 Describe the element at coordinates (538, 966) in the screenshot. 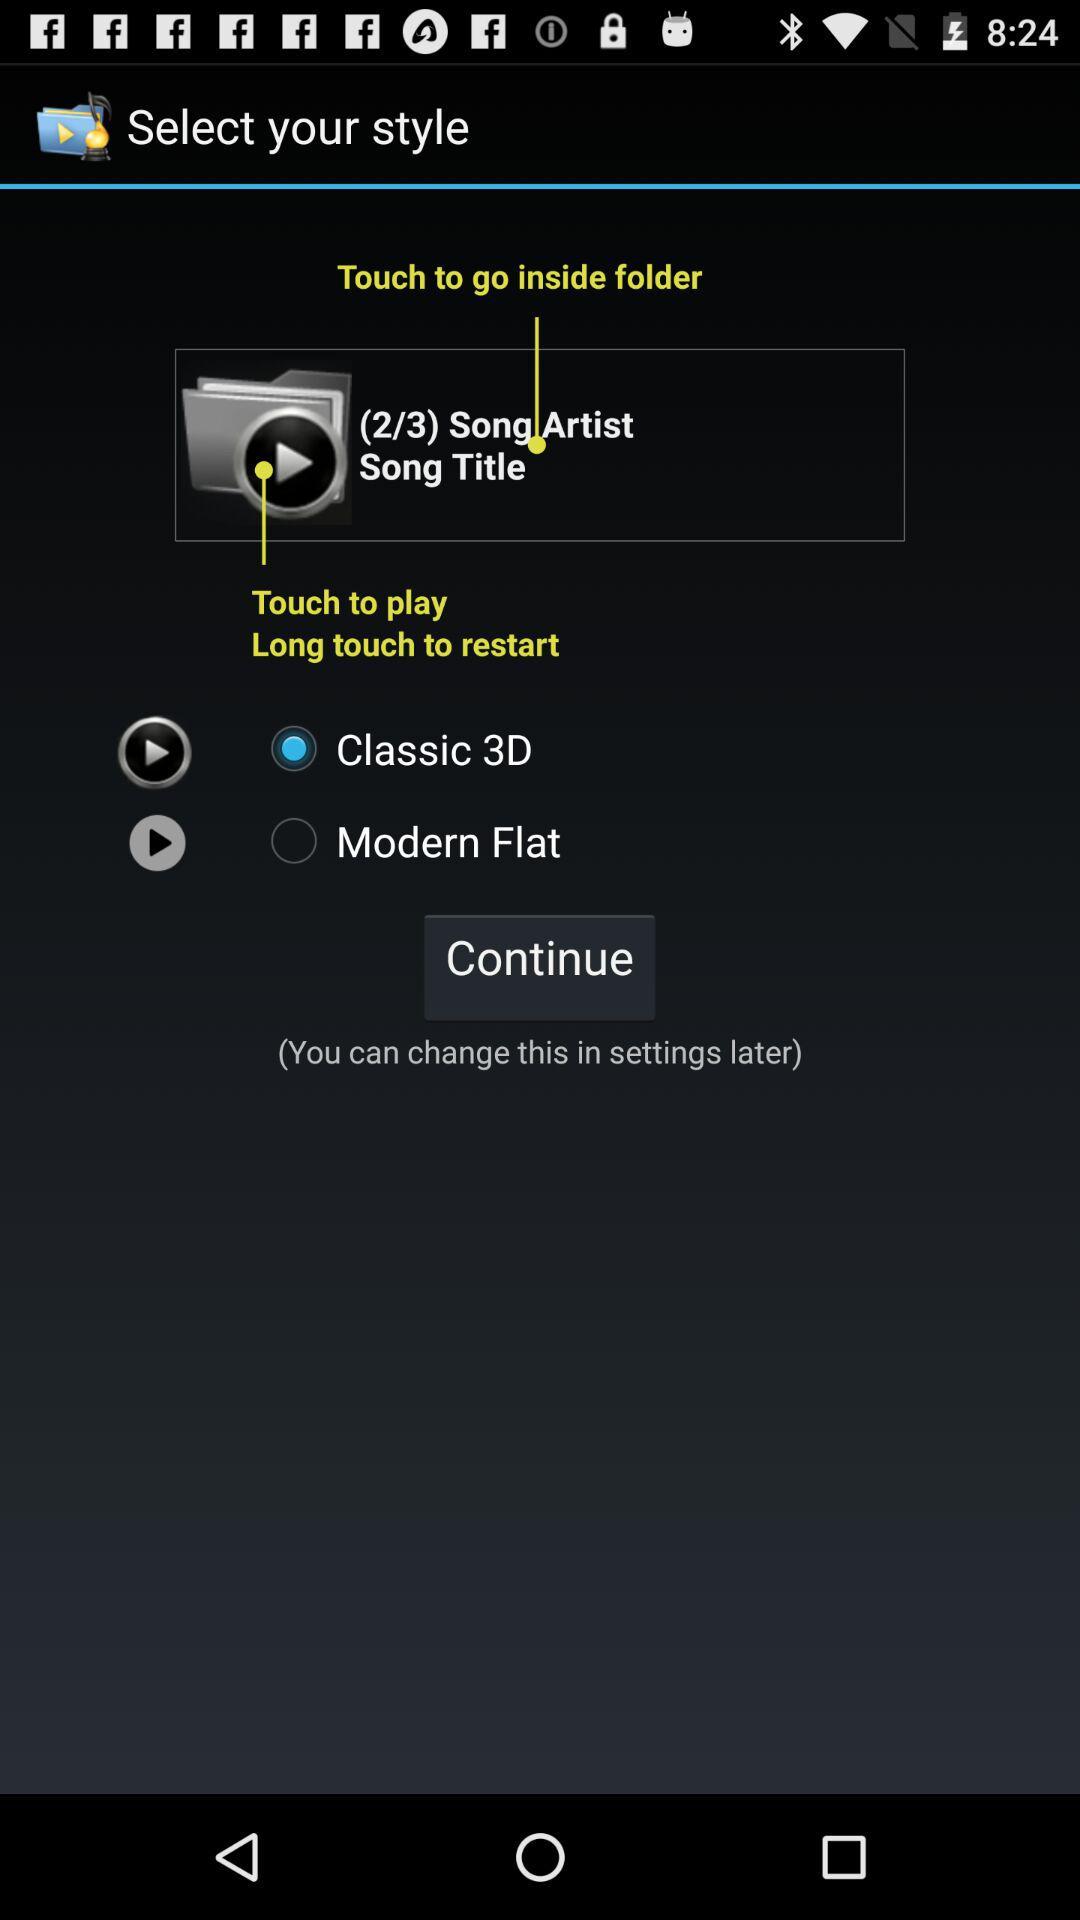

I see `the icon below modern flat radio button` at that location.